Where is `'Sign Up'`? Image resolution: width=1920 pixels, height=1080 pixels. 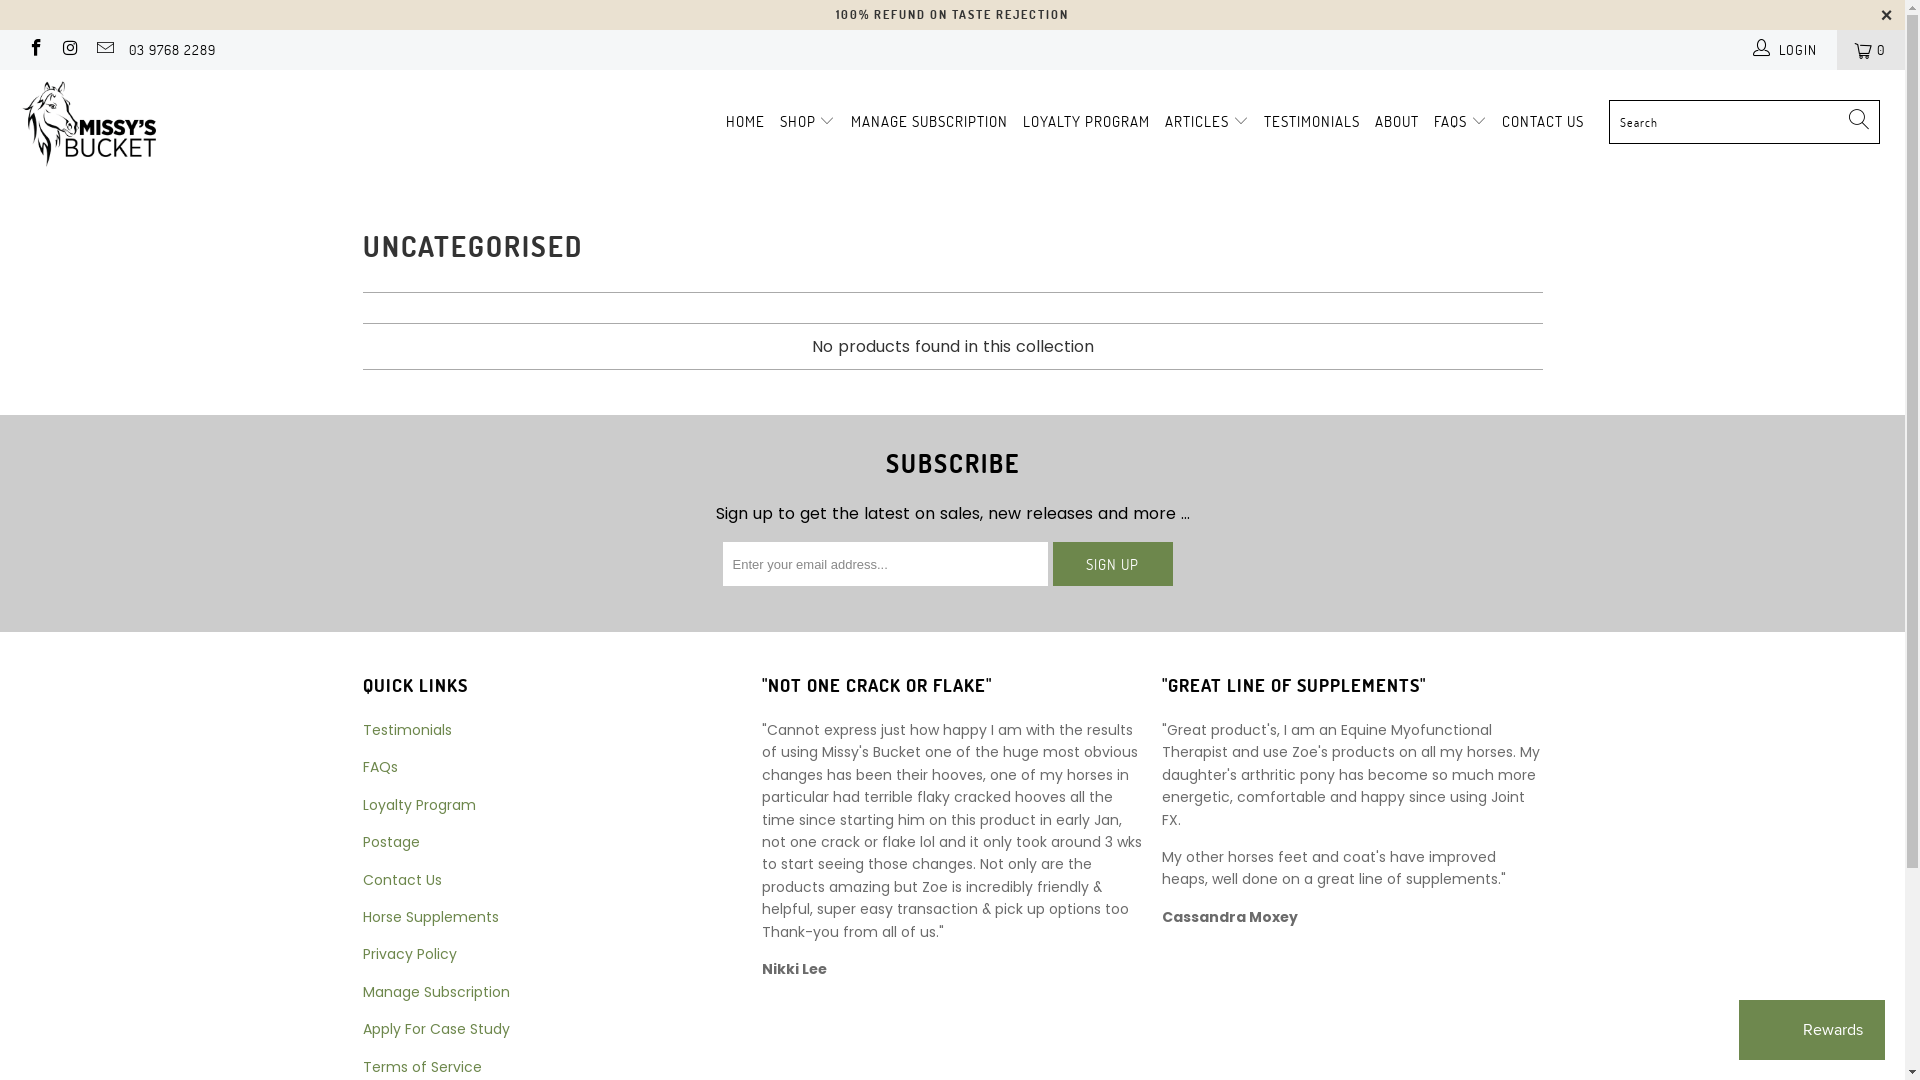 'Sign Up' is located at coordinates (1050, 563).